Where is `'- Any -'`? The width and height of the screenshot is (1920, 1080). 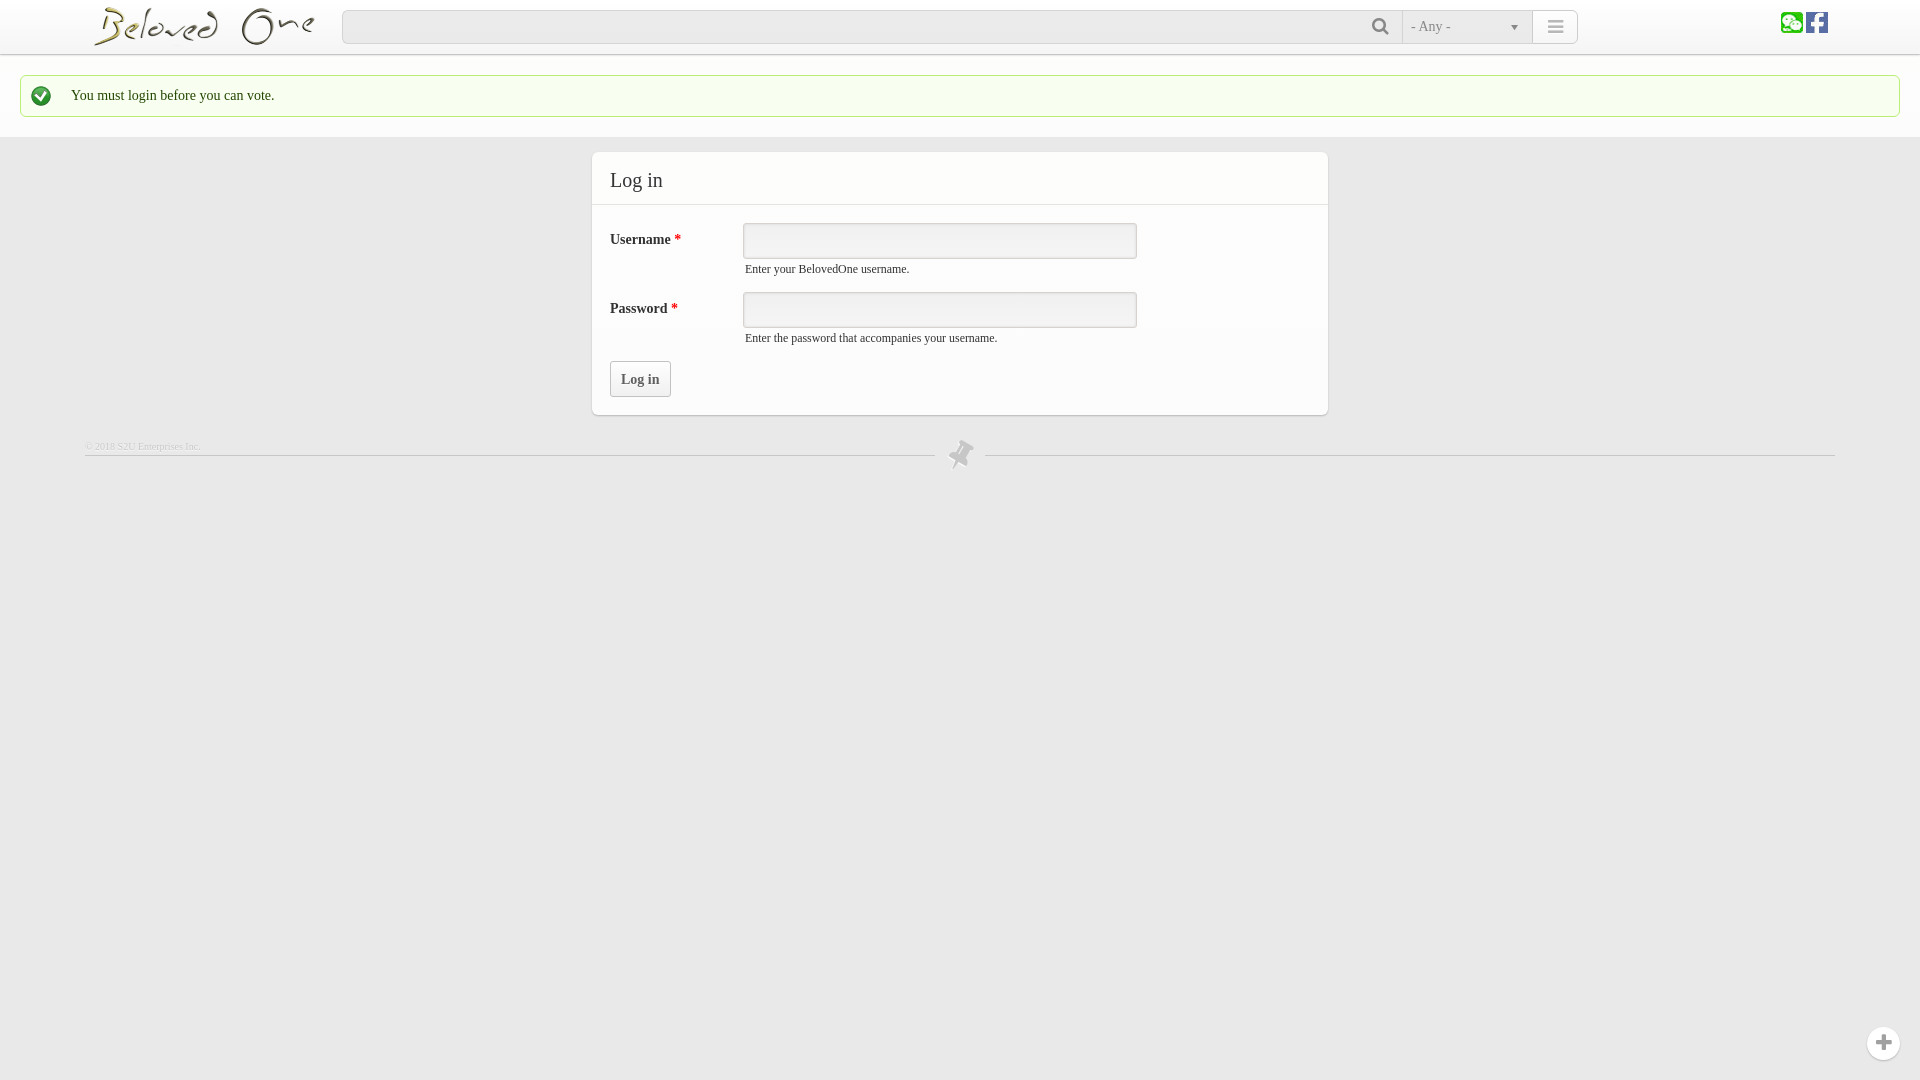
'- Any -' is located at coordinates (1464, 27).